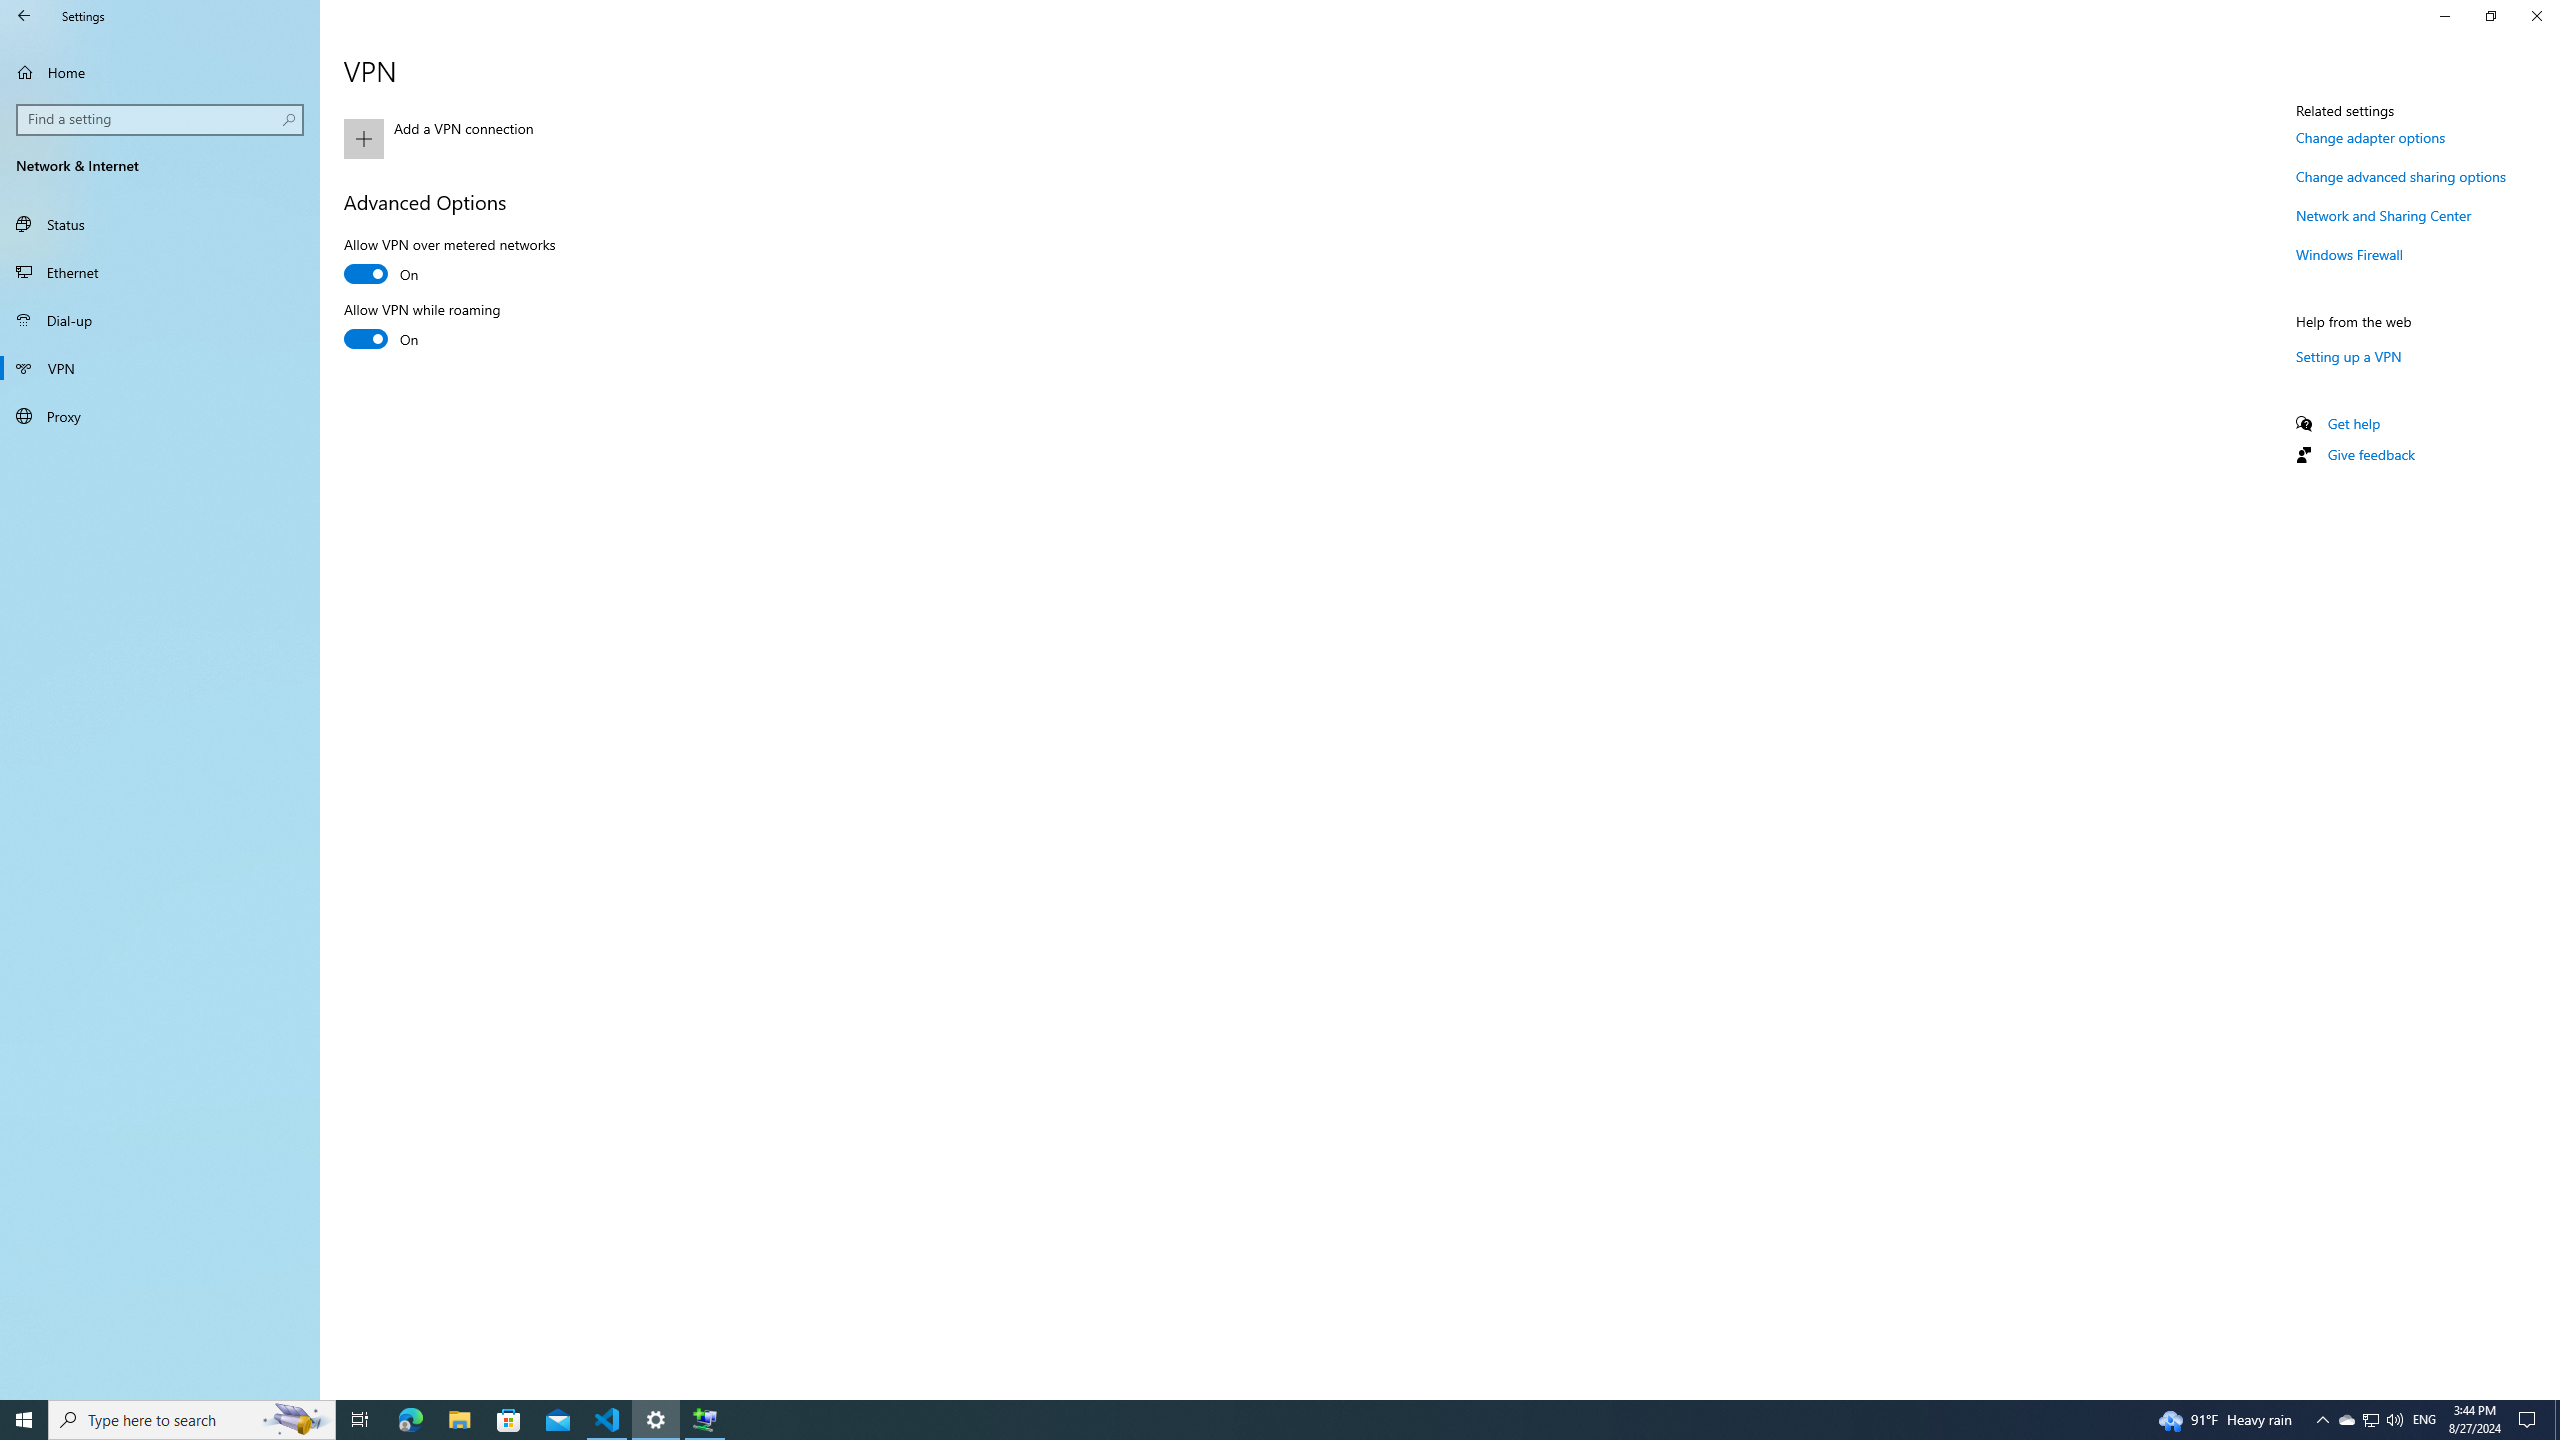 The height and width of the screenshot is (1440, 2560). What do you see at coordinates (2369, 137) in the screenshot?
I see `'Change adapter options'` at bounding box center [2369, 137].